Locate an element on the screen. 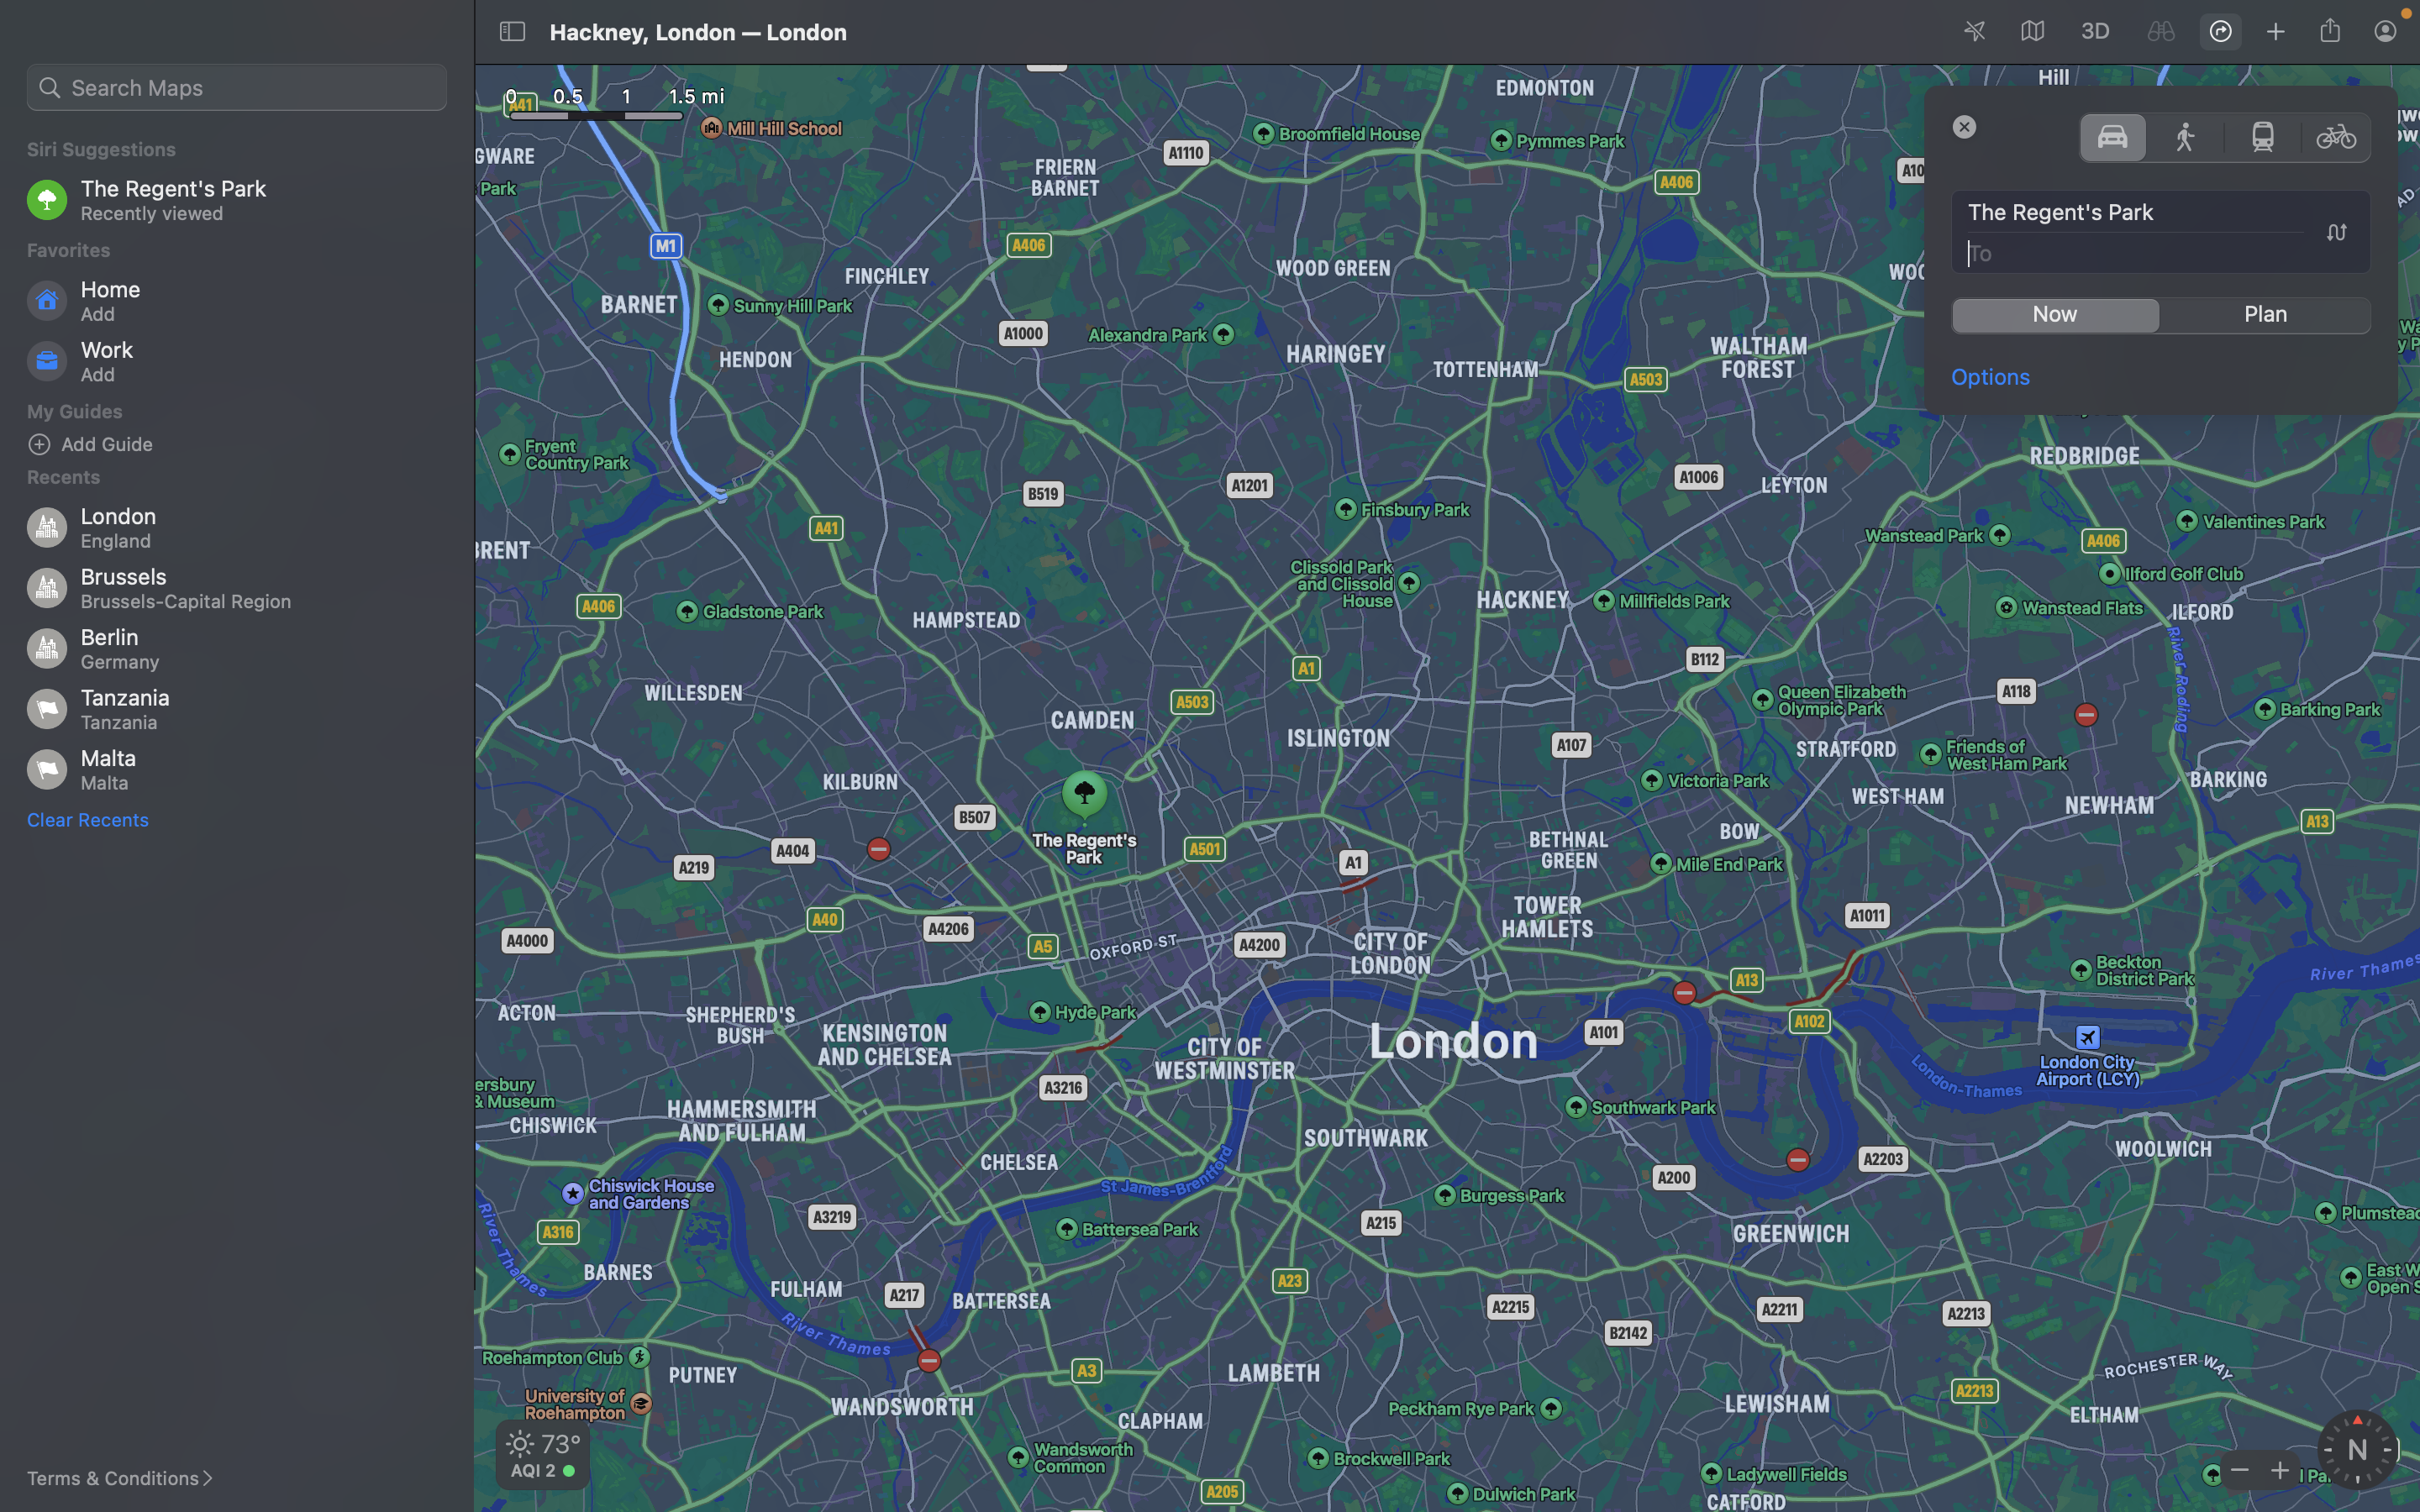 Image resolution: width=2420 pixels, height=1512 pixels. Opt for walking in the transportation mode is located at coordinates (2186, 135).